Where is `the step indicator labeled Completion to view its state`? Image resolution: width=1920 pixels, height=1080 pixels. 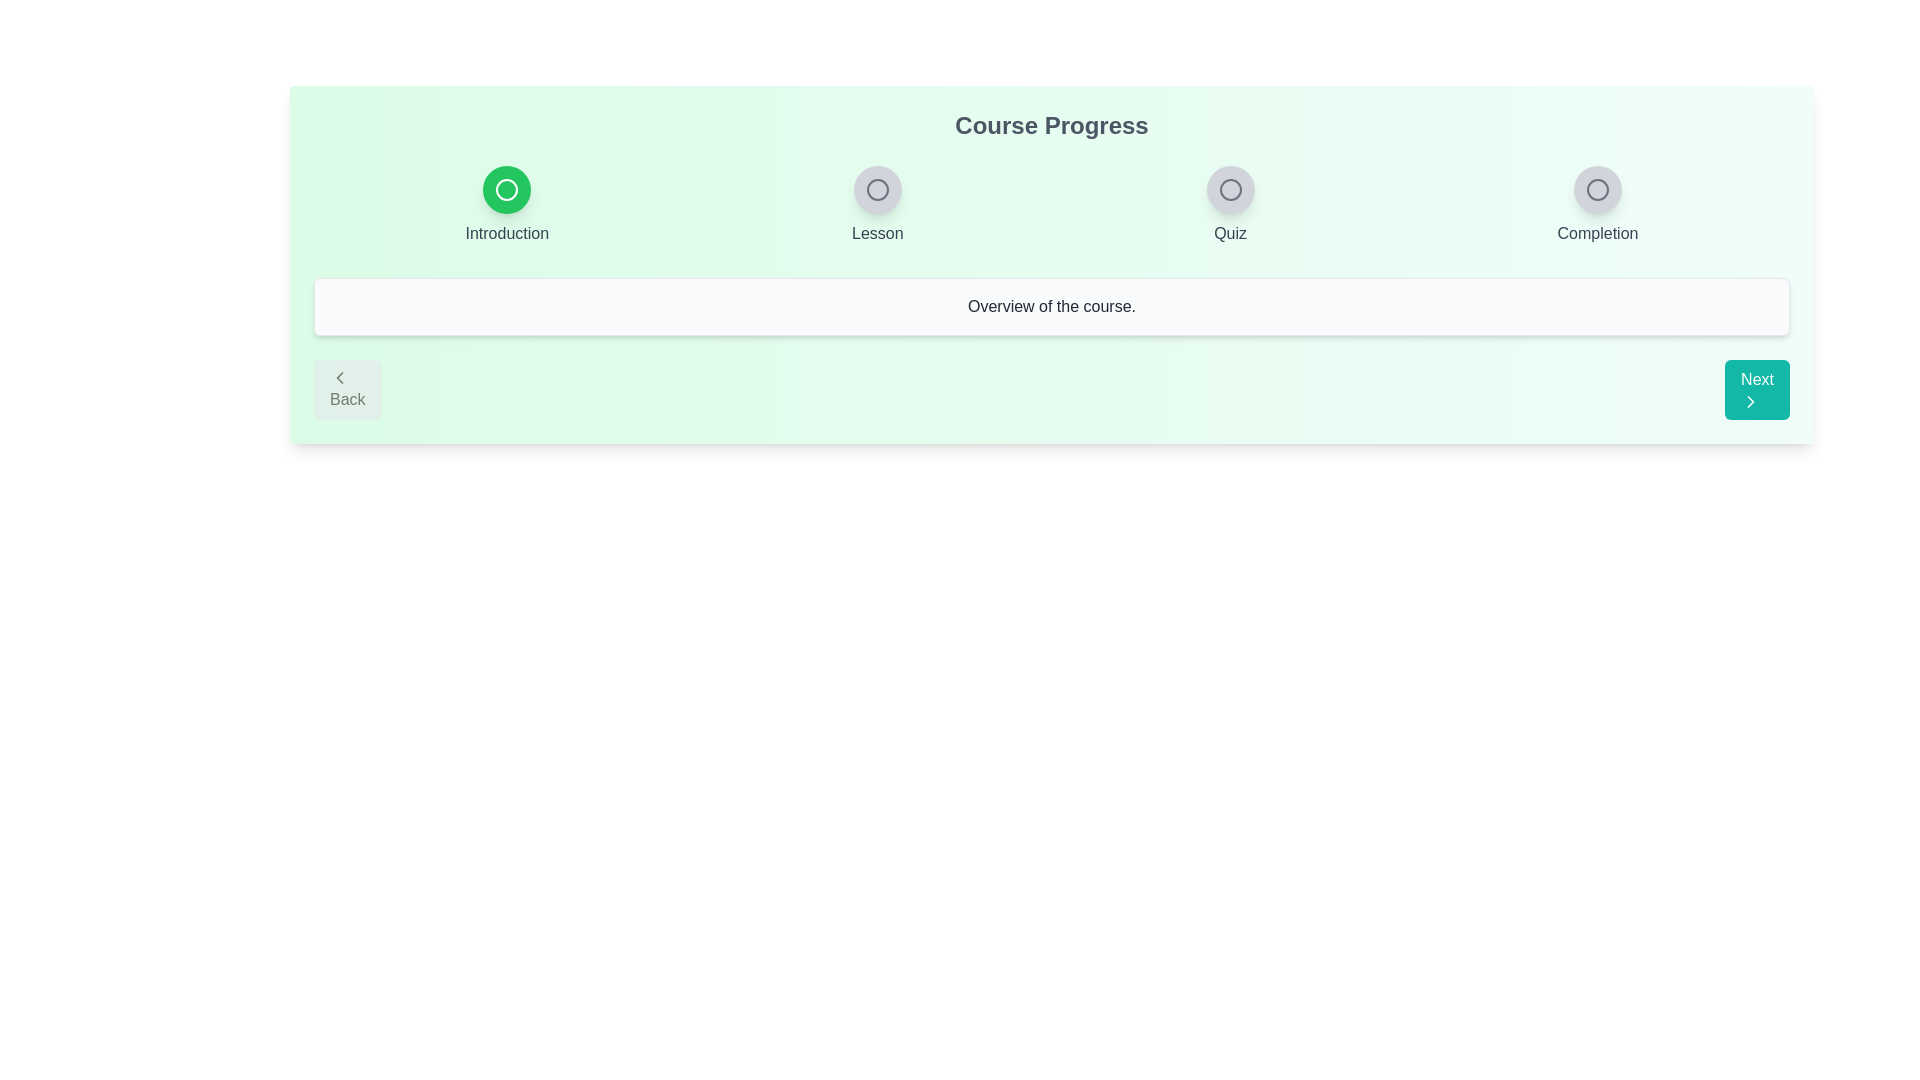
the step indicator labeled Completion to view its state is located at coordinates (1597, 205).